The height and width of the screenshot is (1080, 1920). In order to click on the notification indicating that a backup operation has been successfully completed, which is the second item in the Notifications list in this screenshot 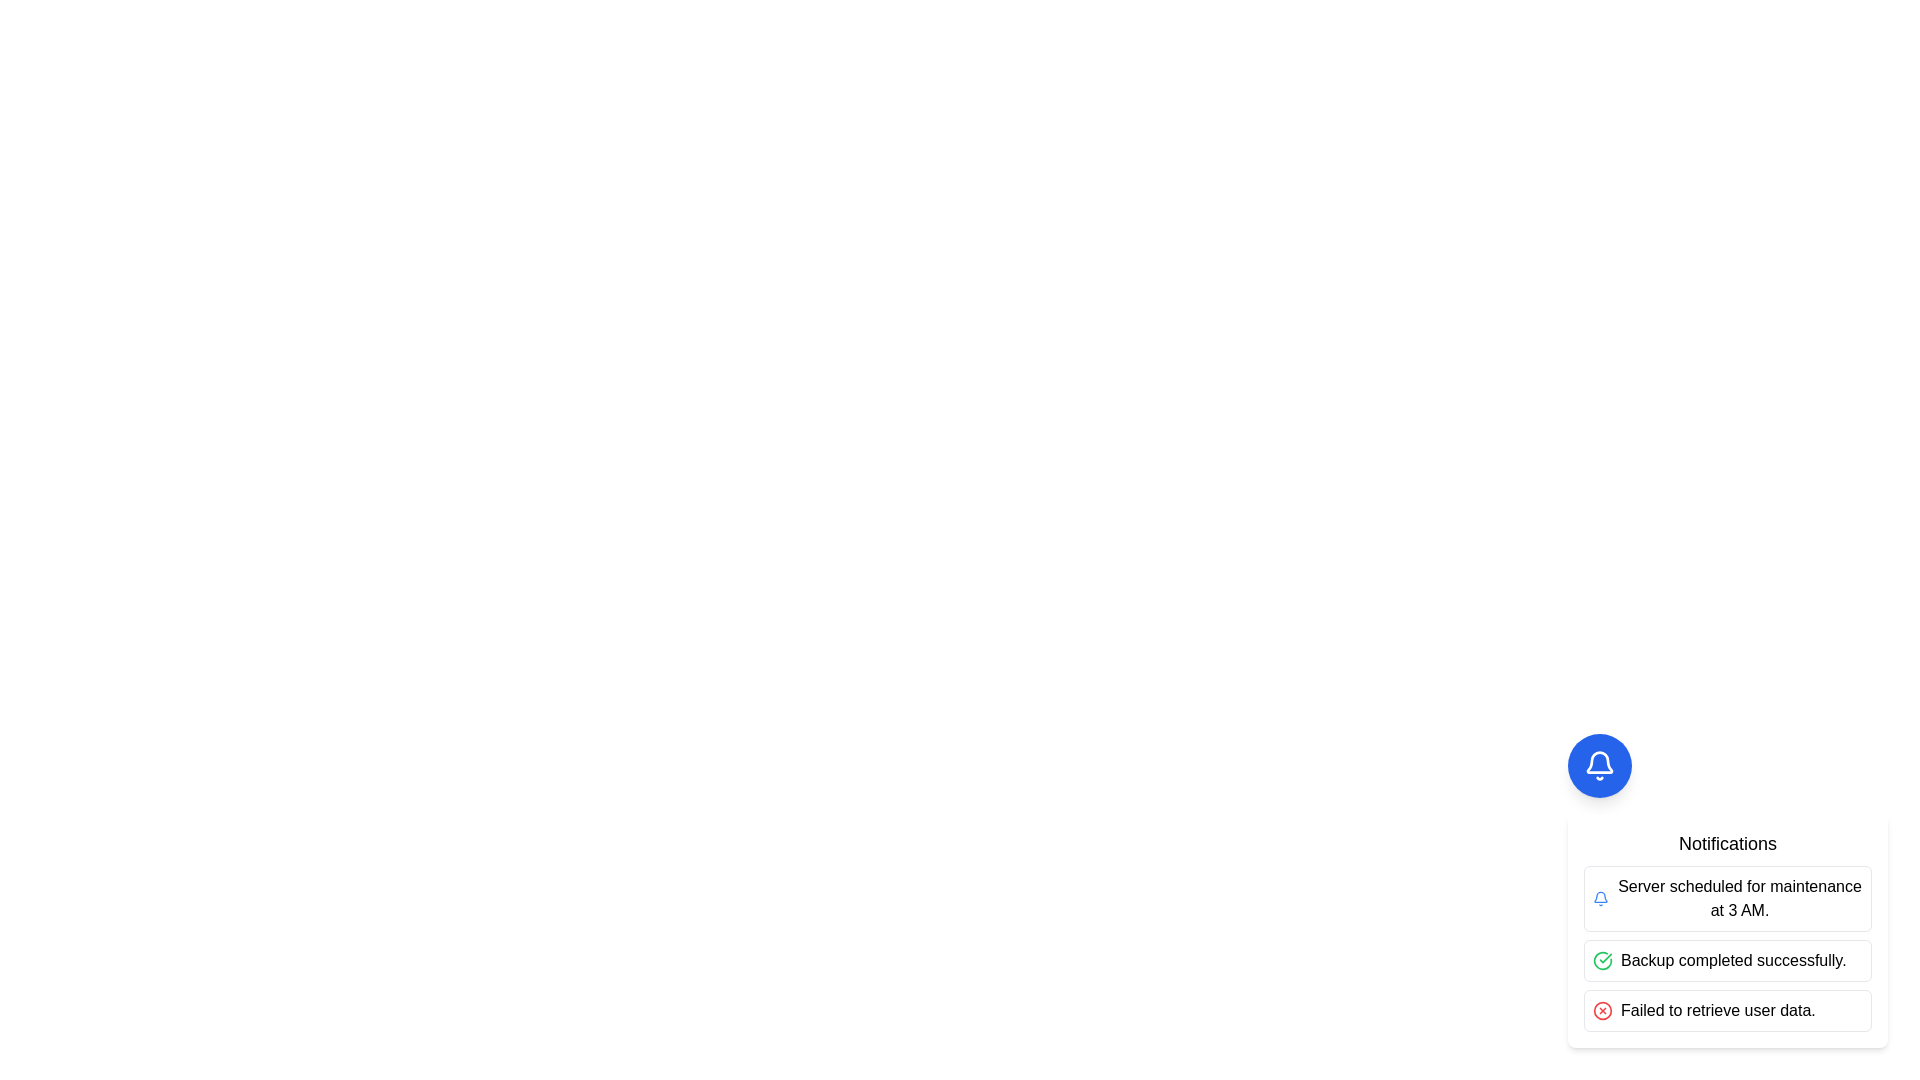, I will do `click(1727, 947)`.